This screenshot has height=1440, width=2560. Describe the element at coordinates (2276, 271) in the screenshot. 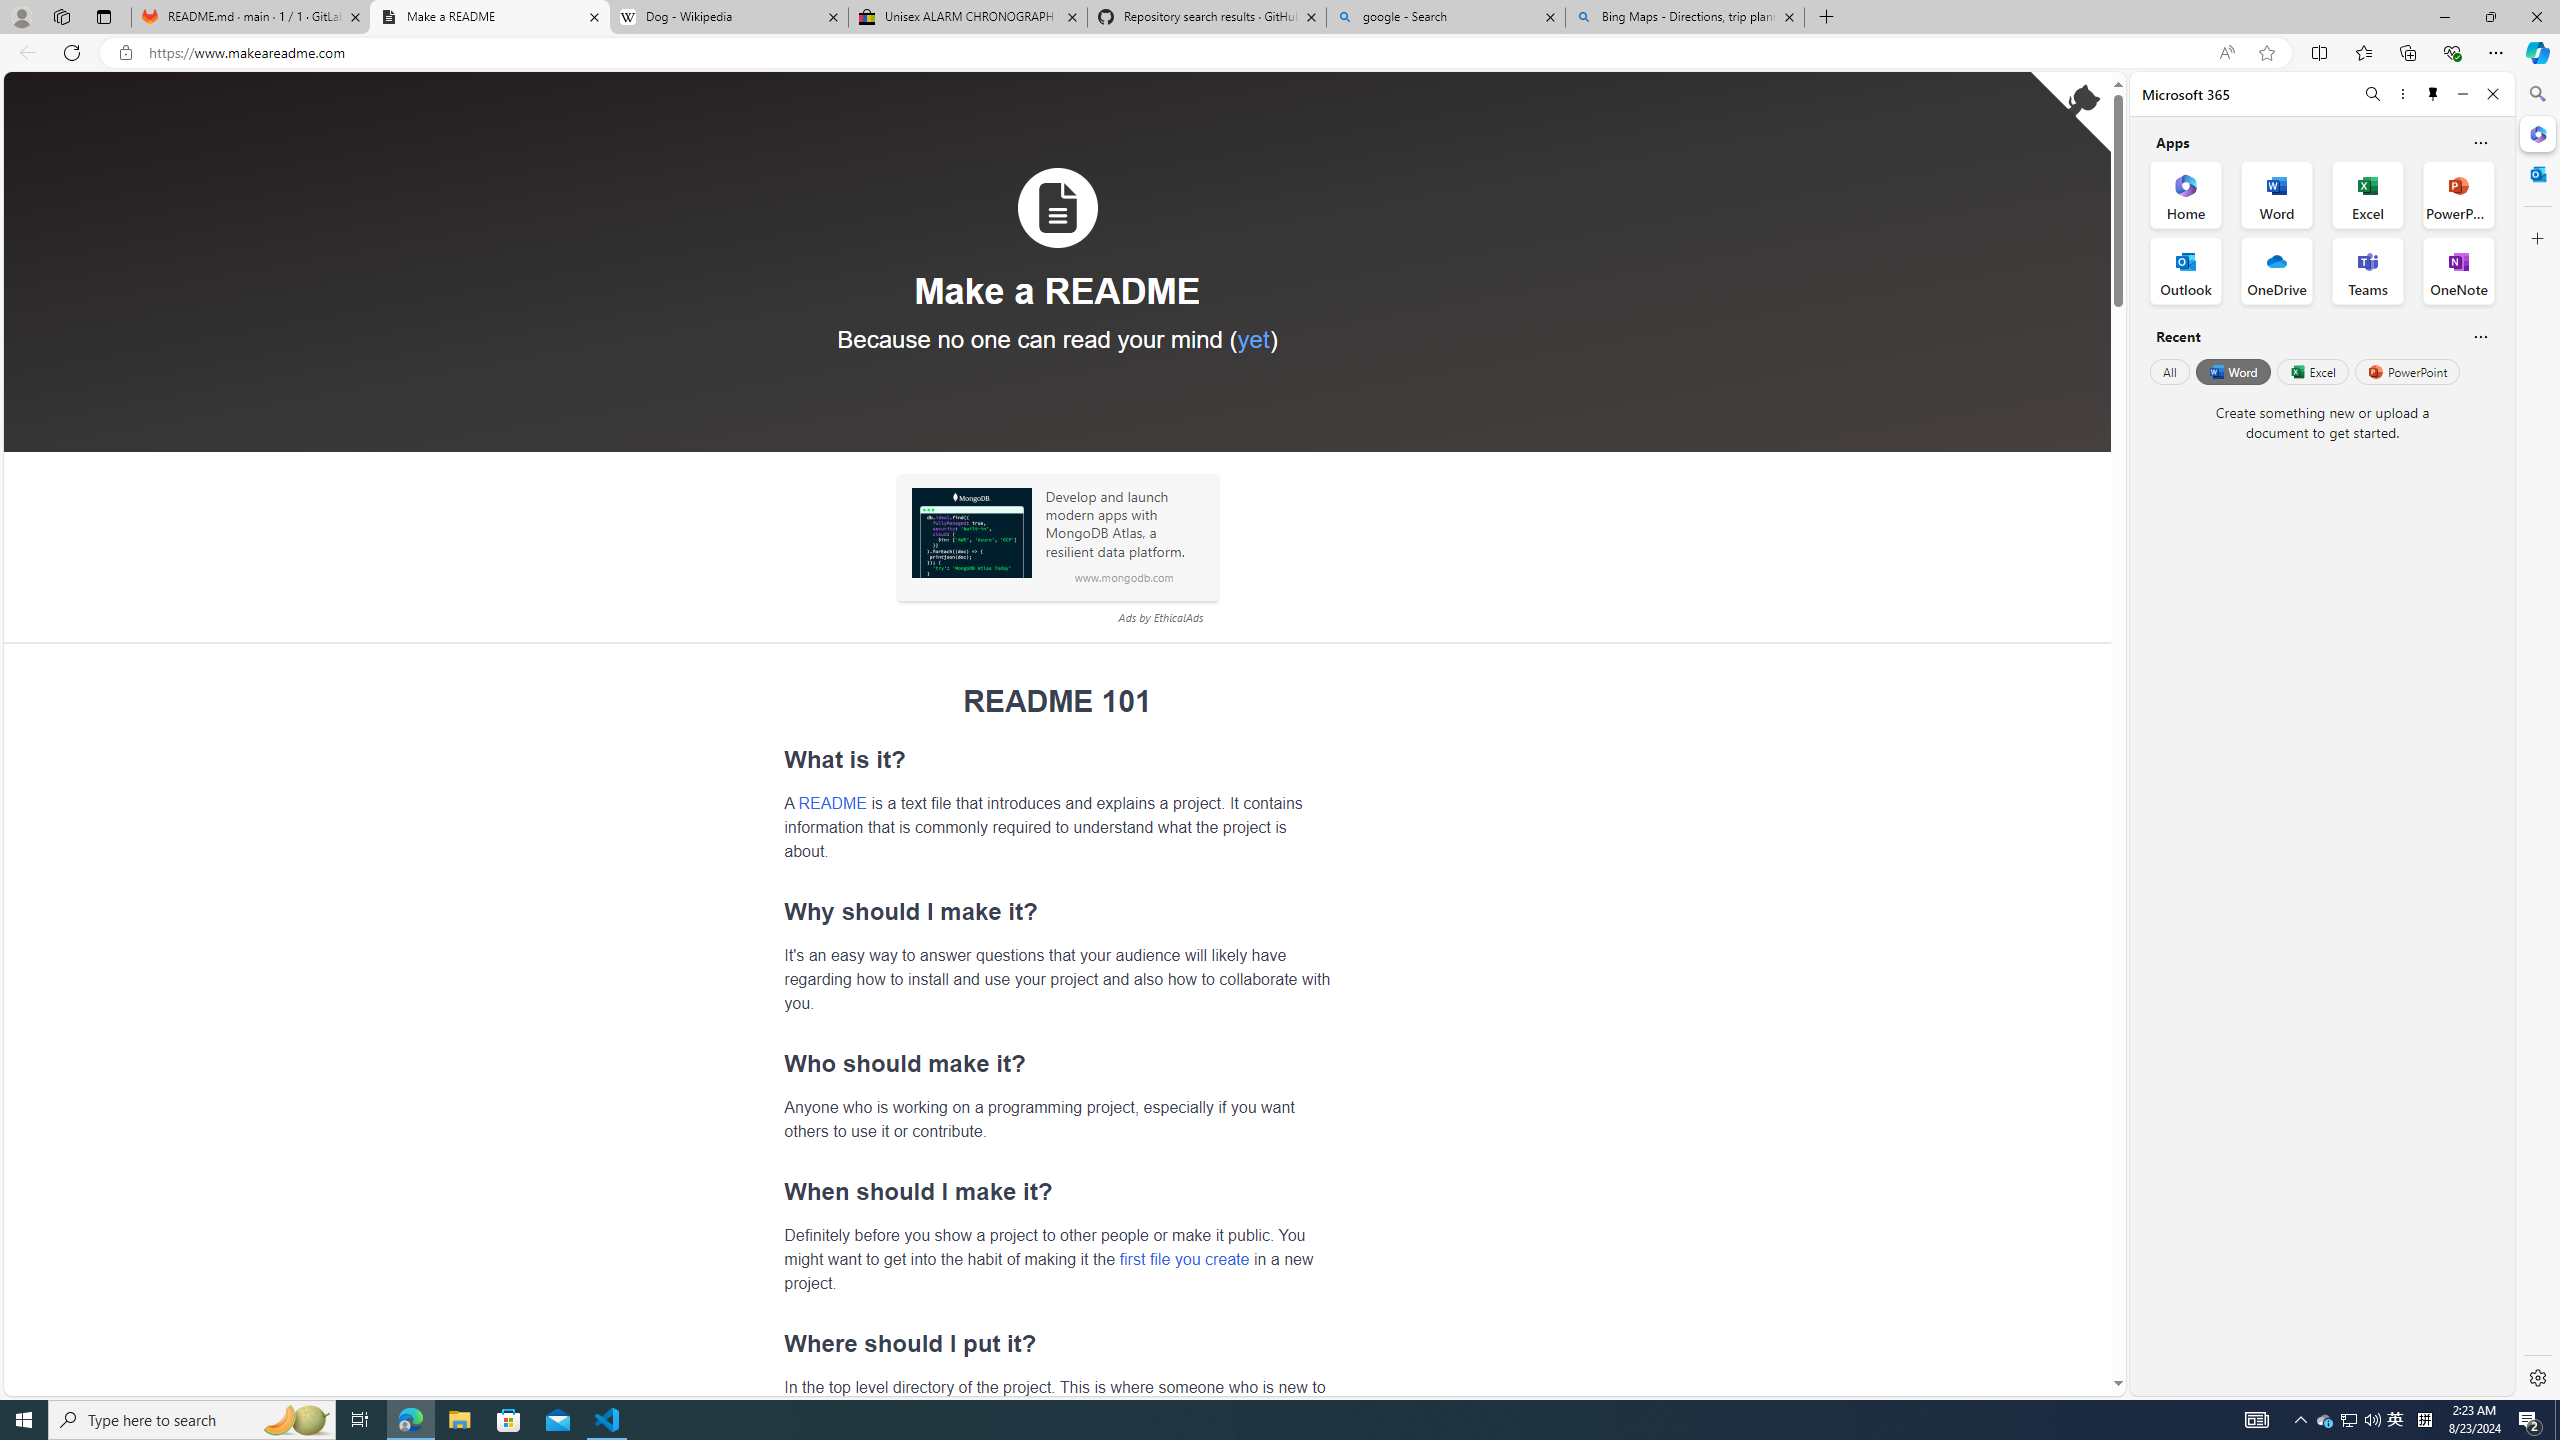

I see `'OneDrive Office App'` at that location.